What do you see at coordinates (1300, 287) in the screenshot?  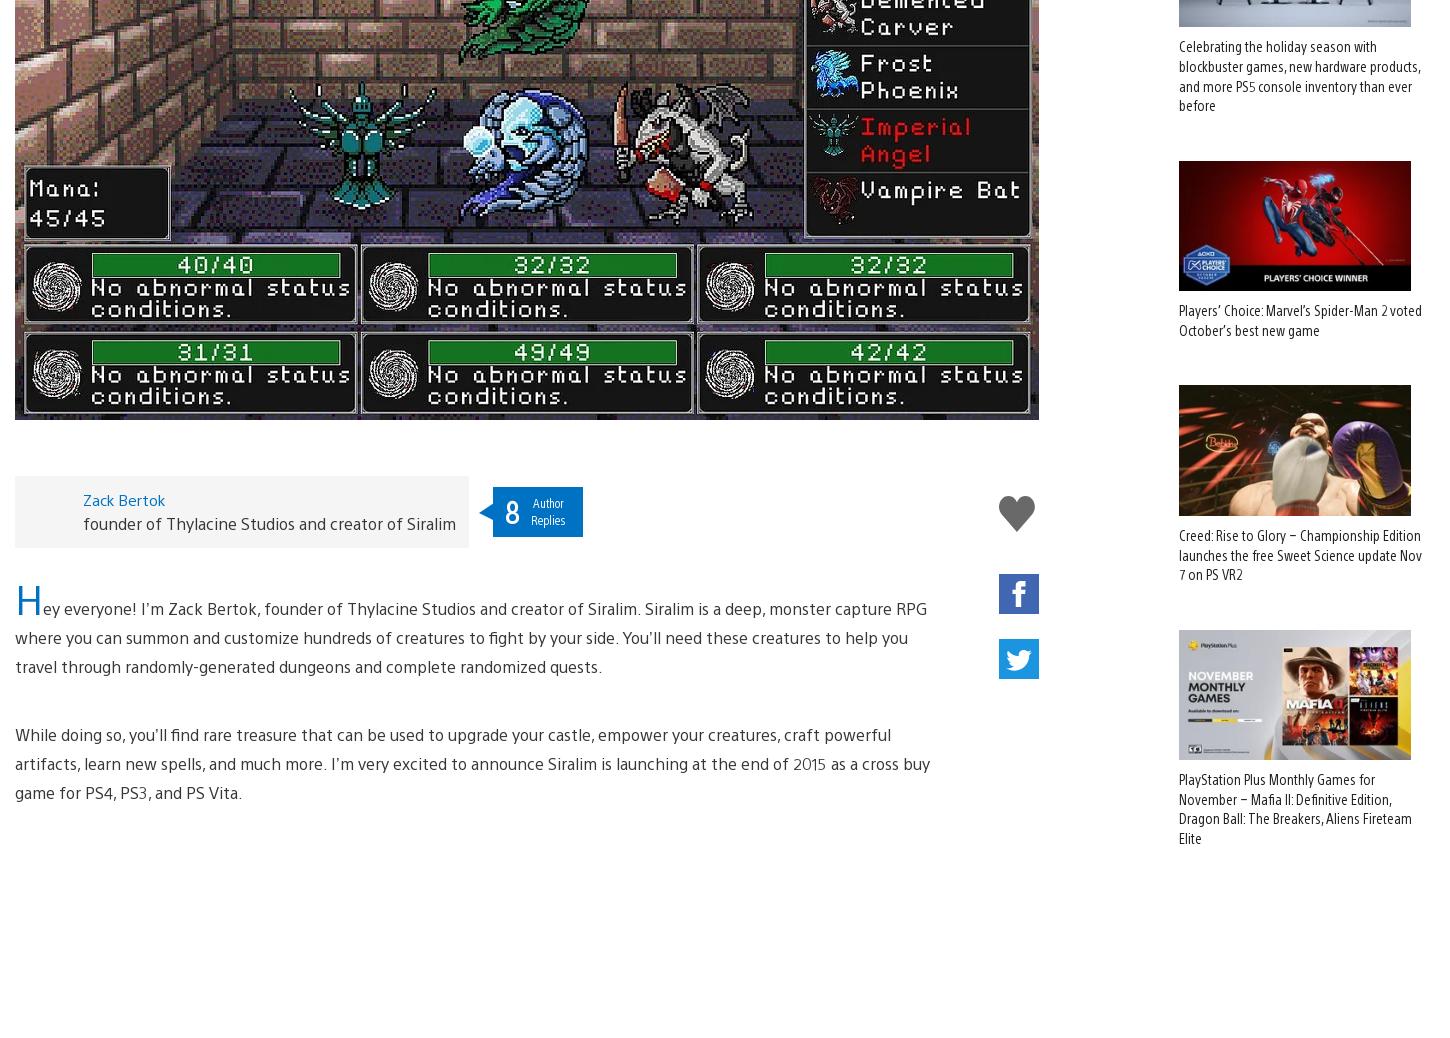 I see `'Players’ Choice: Marvel’s Spider-Man 2 voted October’s best new game'` at bounding box center [1300, 287].